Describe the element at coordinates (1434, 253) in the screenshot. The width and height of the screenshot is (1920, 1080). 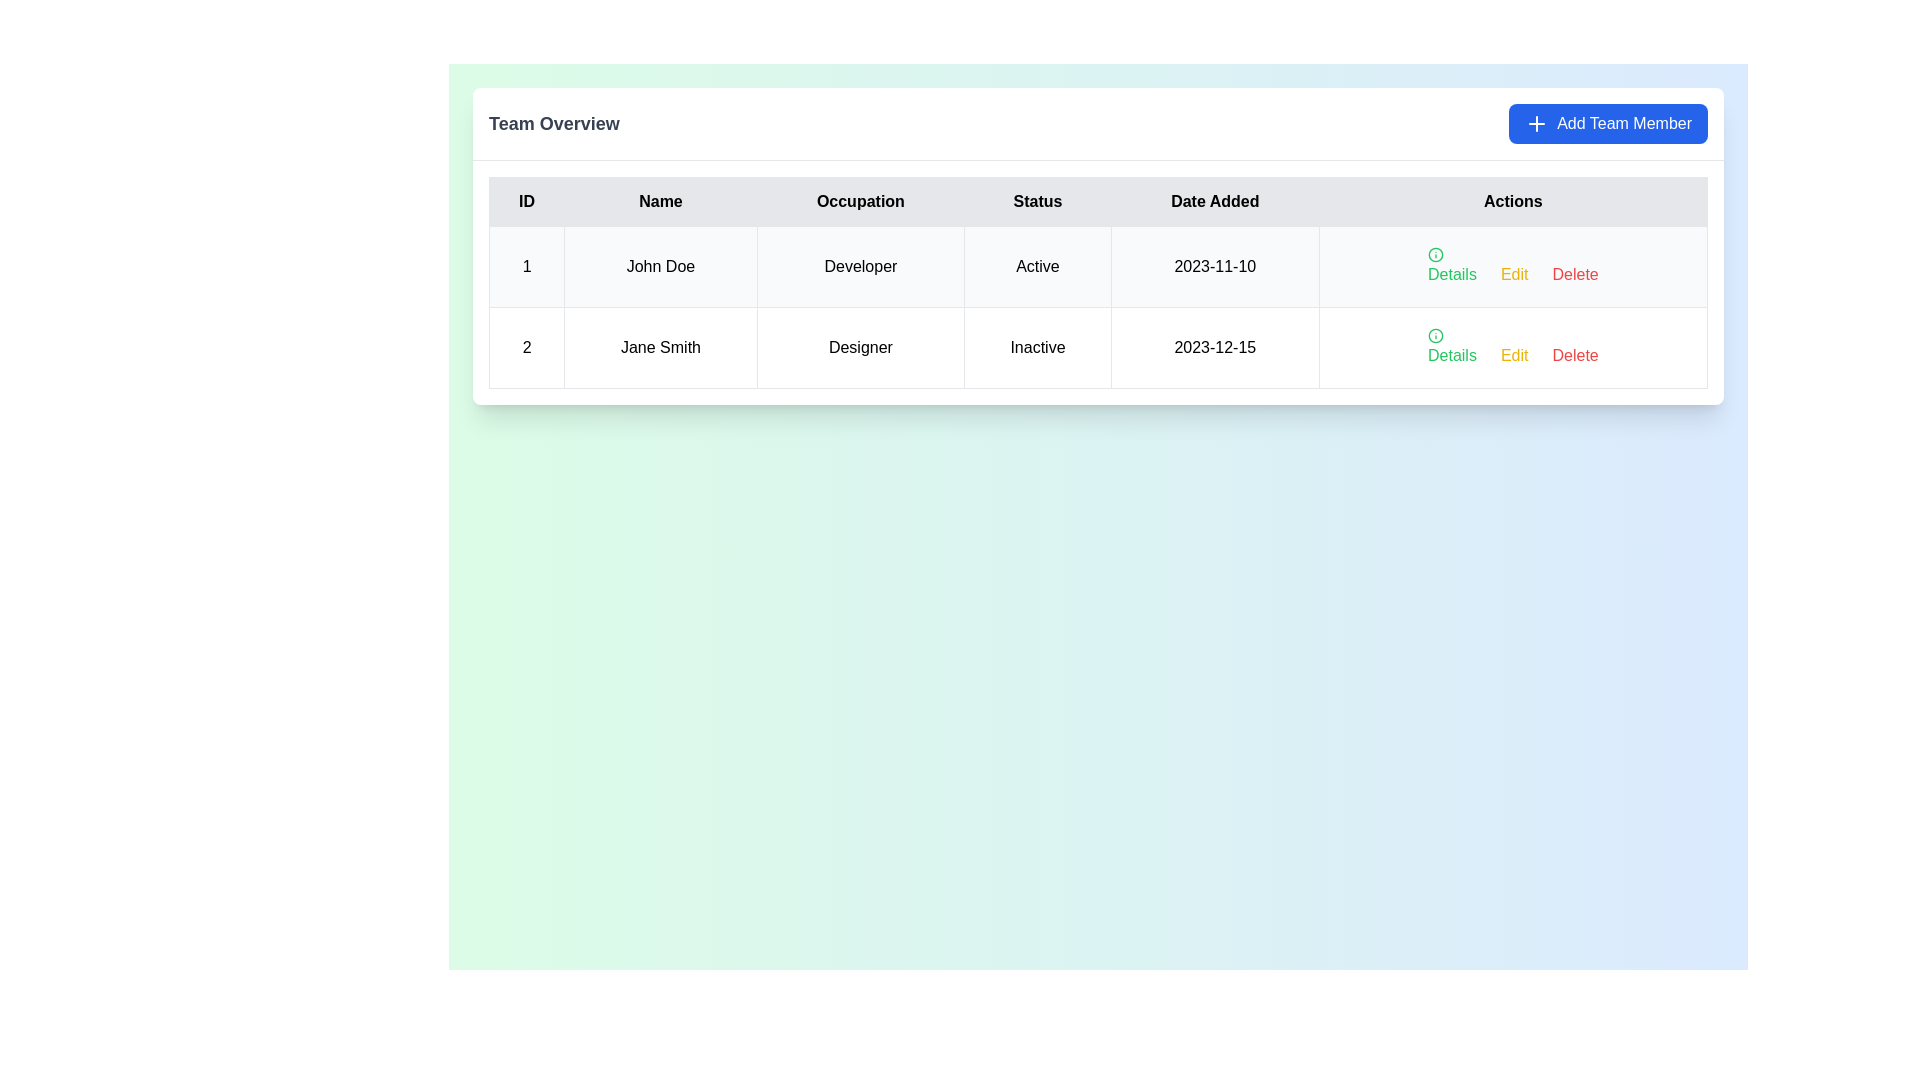
I see `the circular element that forms the outer border of the information icon in the 'Actions' column of the 'Team Overview' table, located next to the 'Details' link for 'Jane Smith'` at that location.